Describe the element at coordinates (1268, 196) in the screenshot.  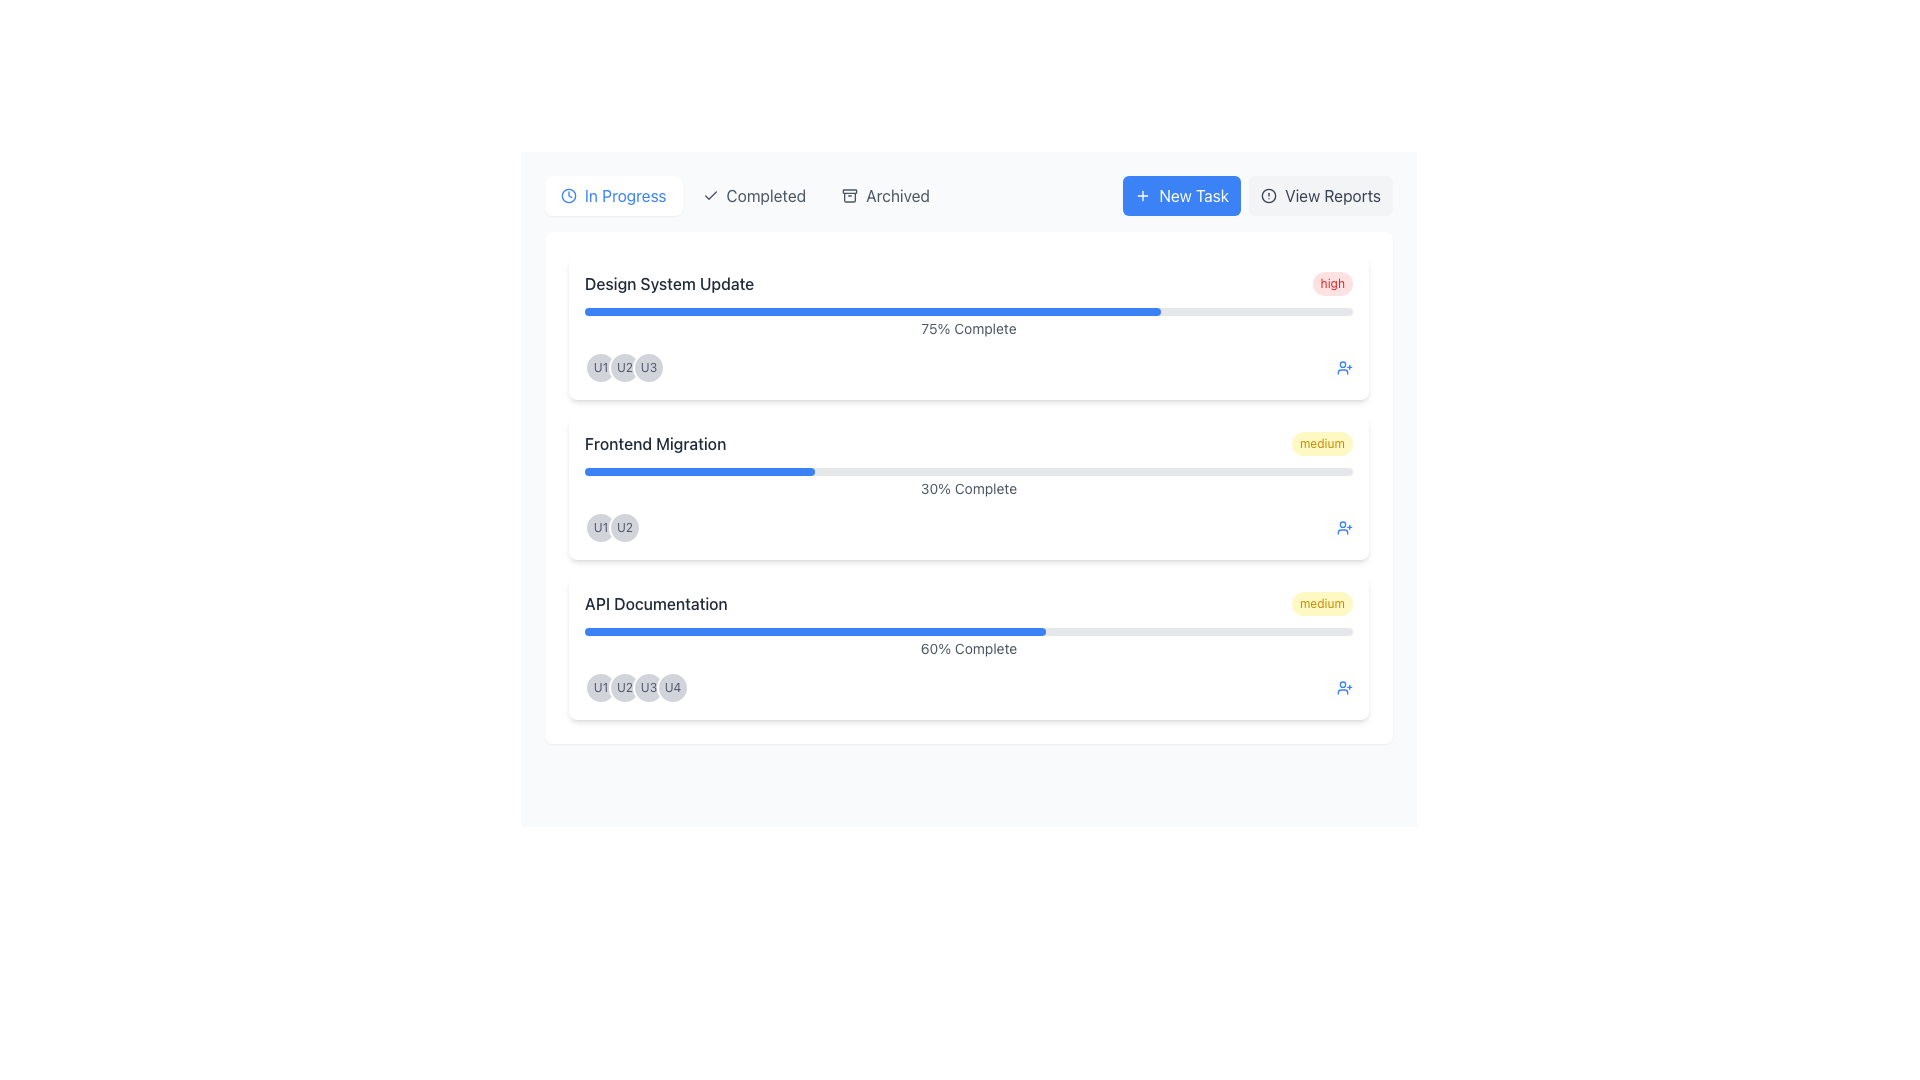
I see `the visual style of the alert icon located inside the 'View Reports' button at the upper-right corner of the interface, to the left of the button text` at that location.